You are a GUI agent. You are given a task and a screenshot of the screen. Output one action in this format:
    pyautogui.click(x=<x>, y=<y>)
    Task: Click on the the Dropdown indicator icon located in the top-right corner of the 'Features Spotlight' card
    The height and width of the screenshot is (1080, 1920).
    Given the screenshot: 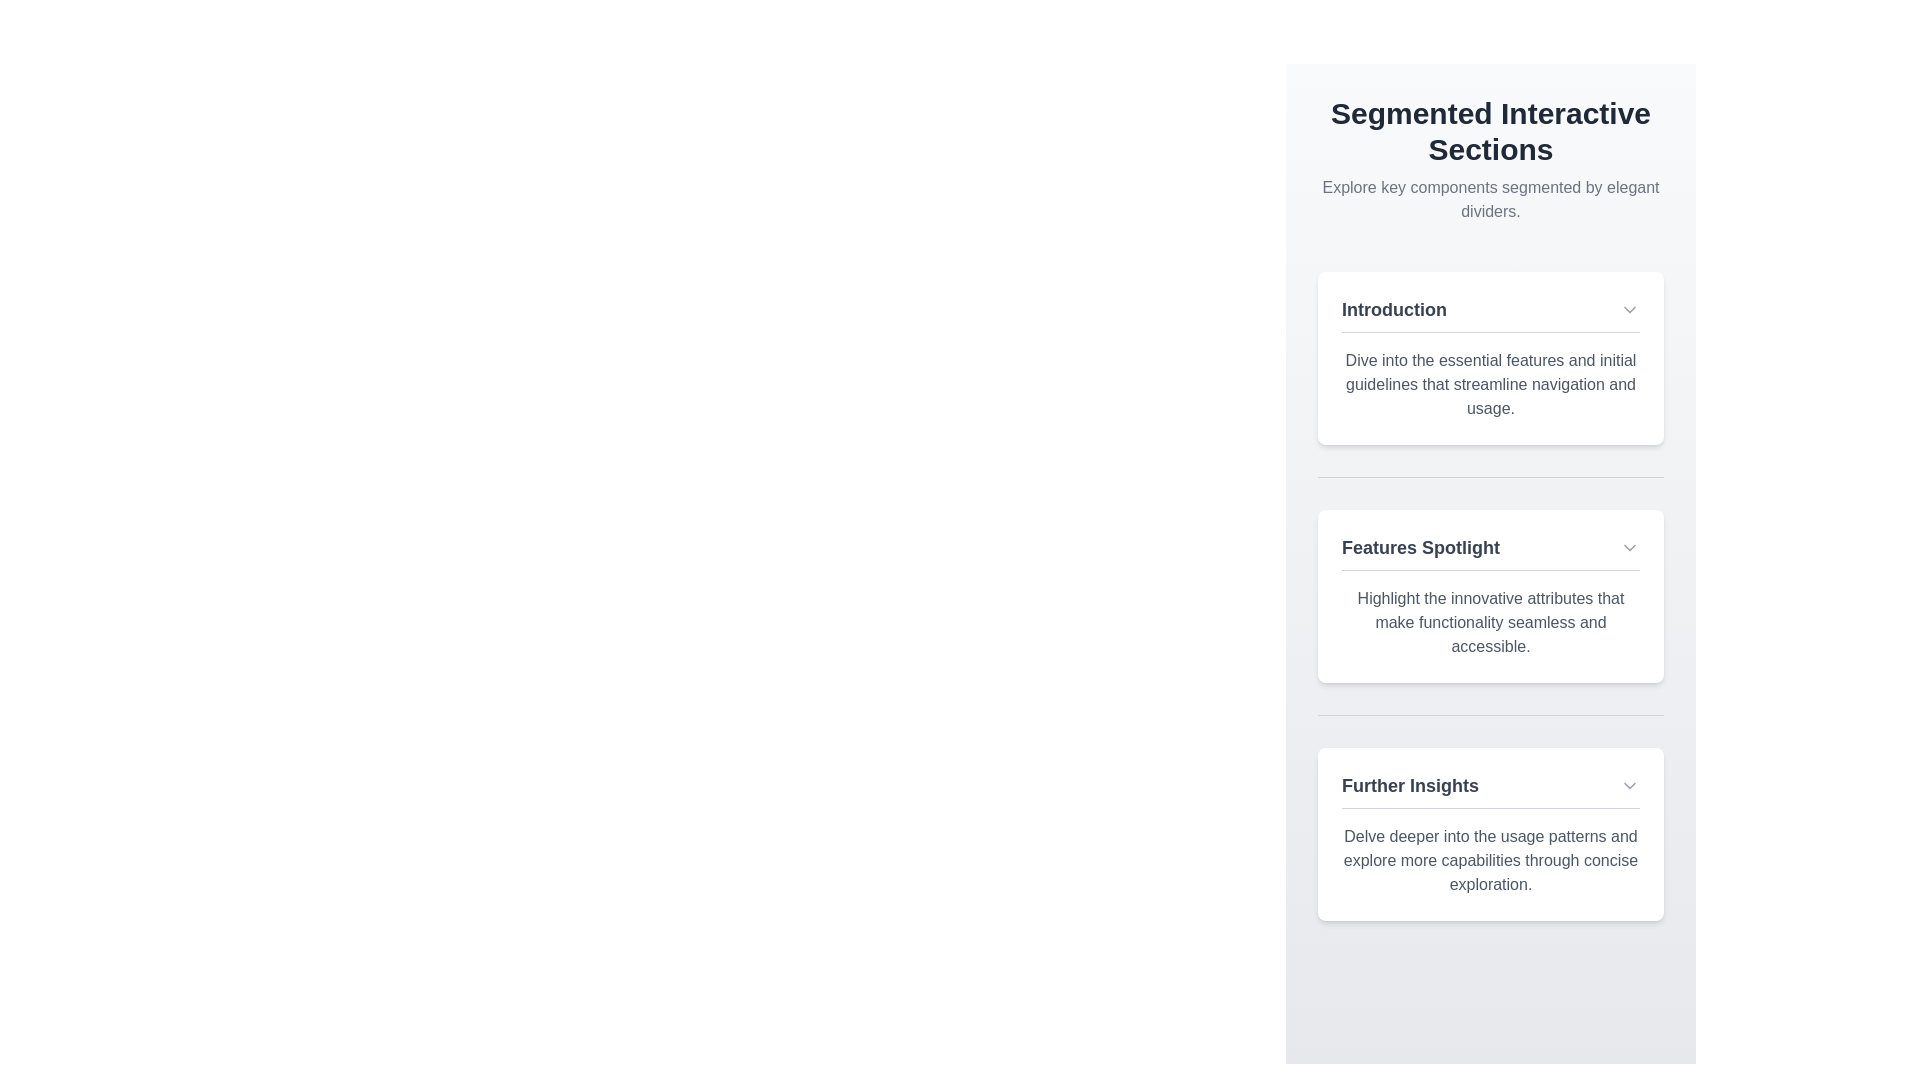 What is the action you would take?
    pyautogui.click(x=1630, y=547)
    